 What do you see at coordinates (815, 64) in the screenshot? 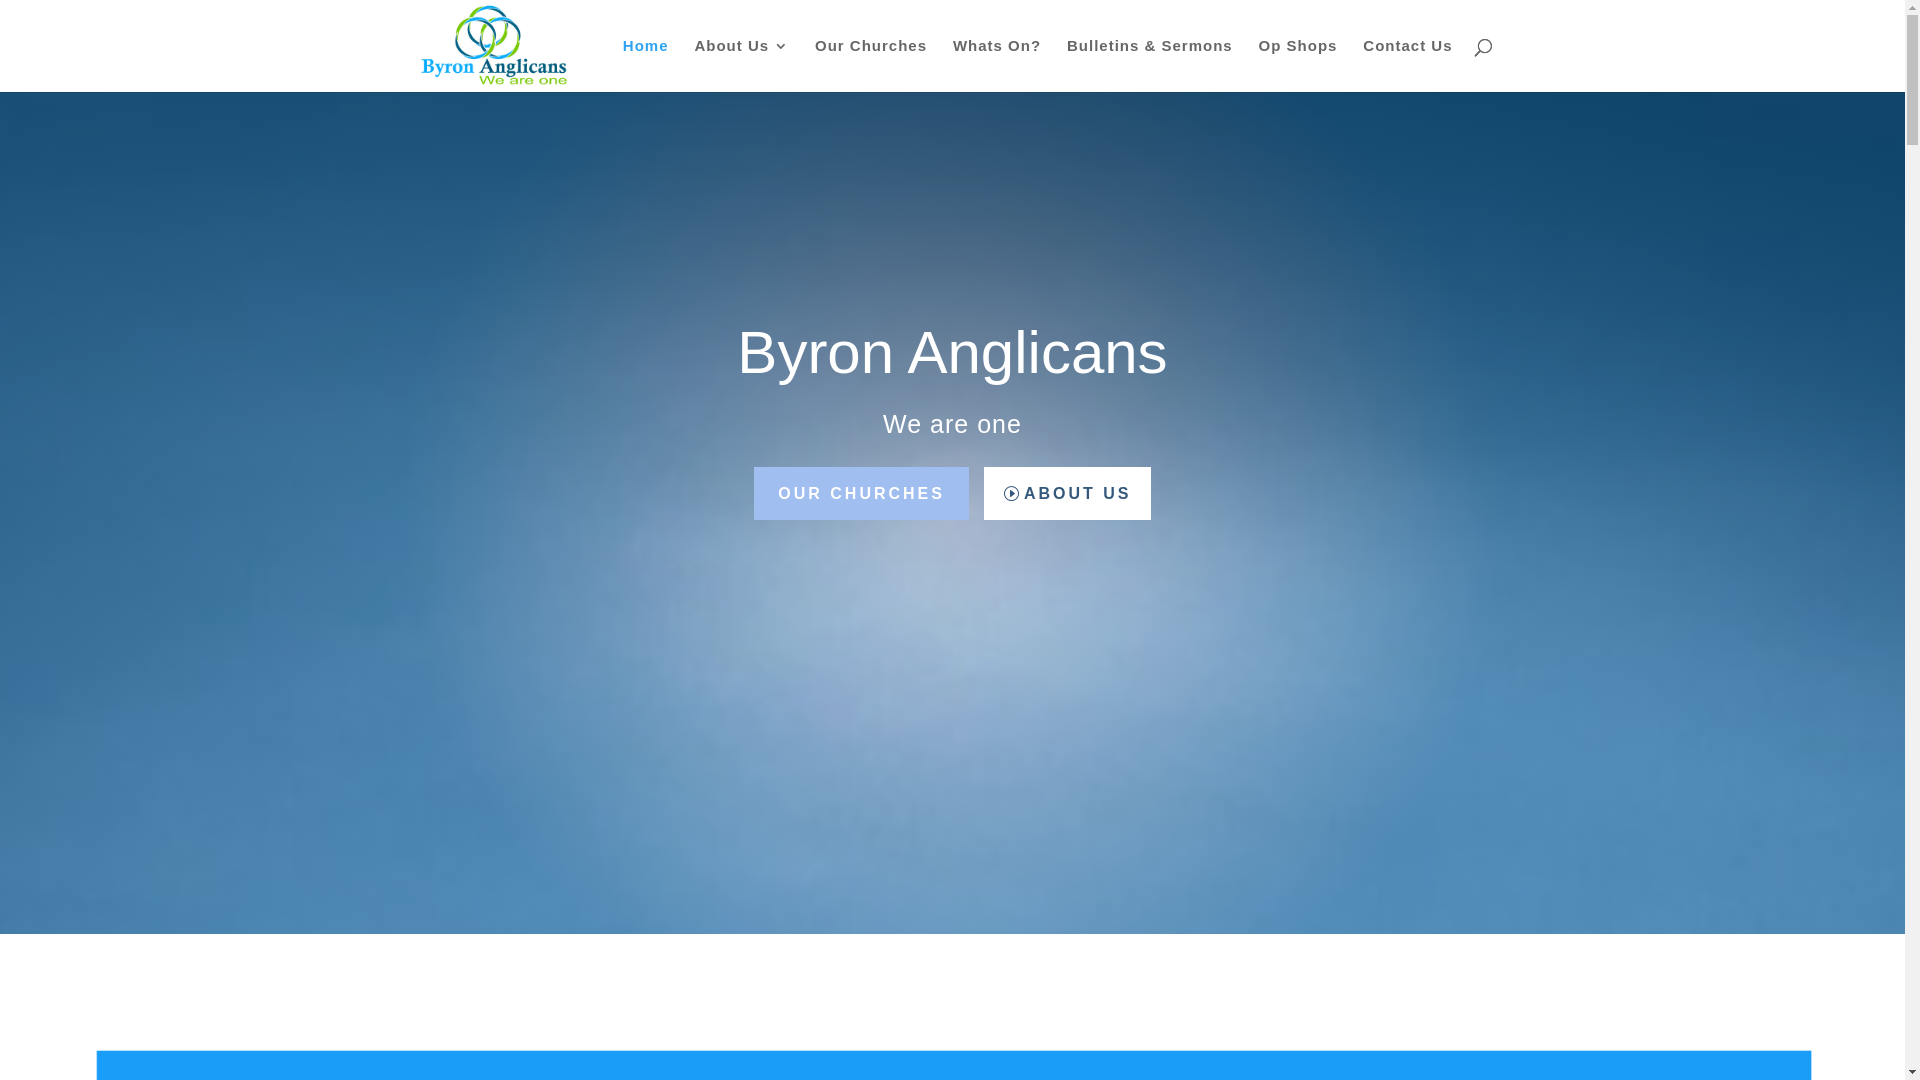
I see `'Our Churches'` at bounding box center [815, 64].